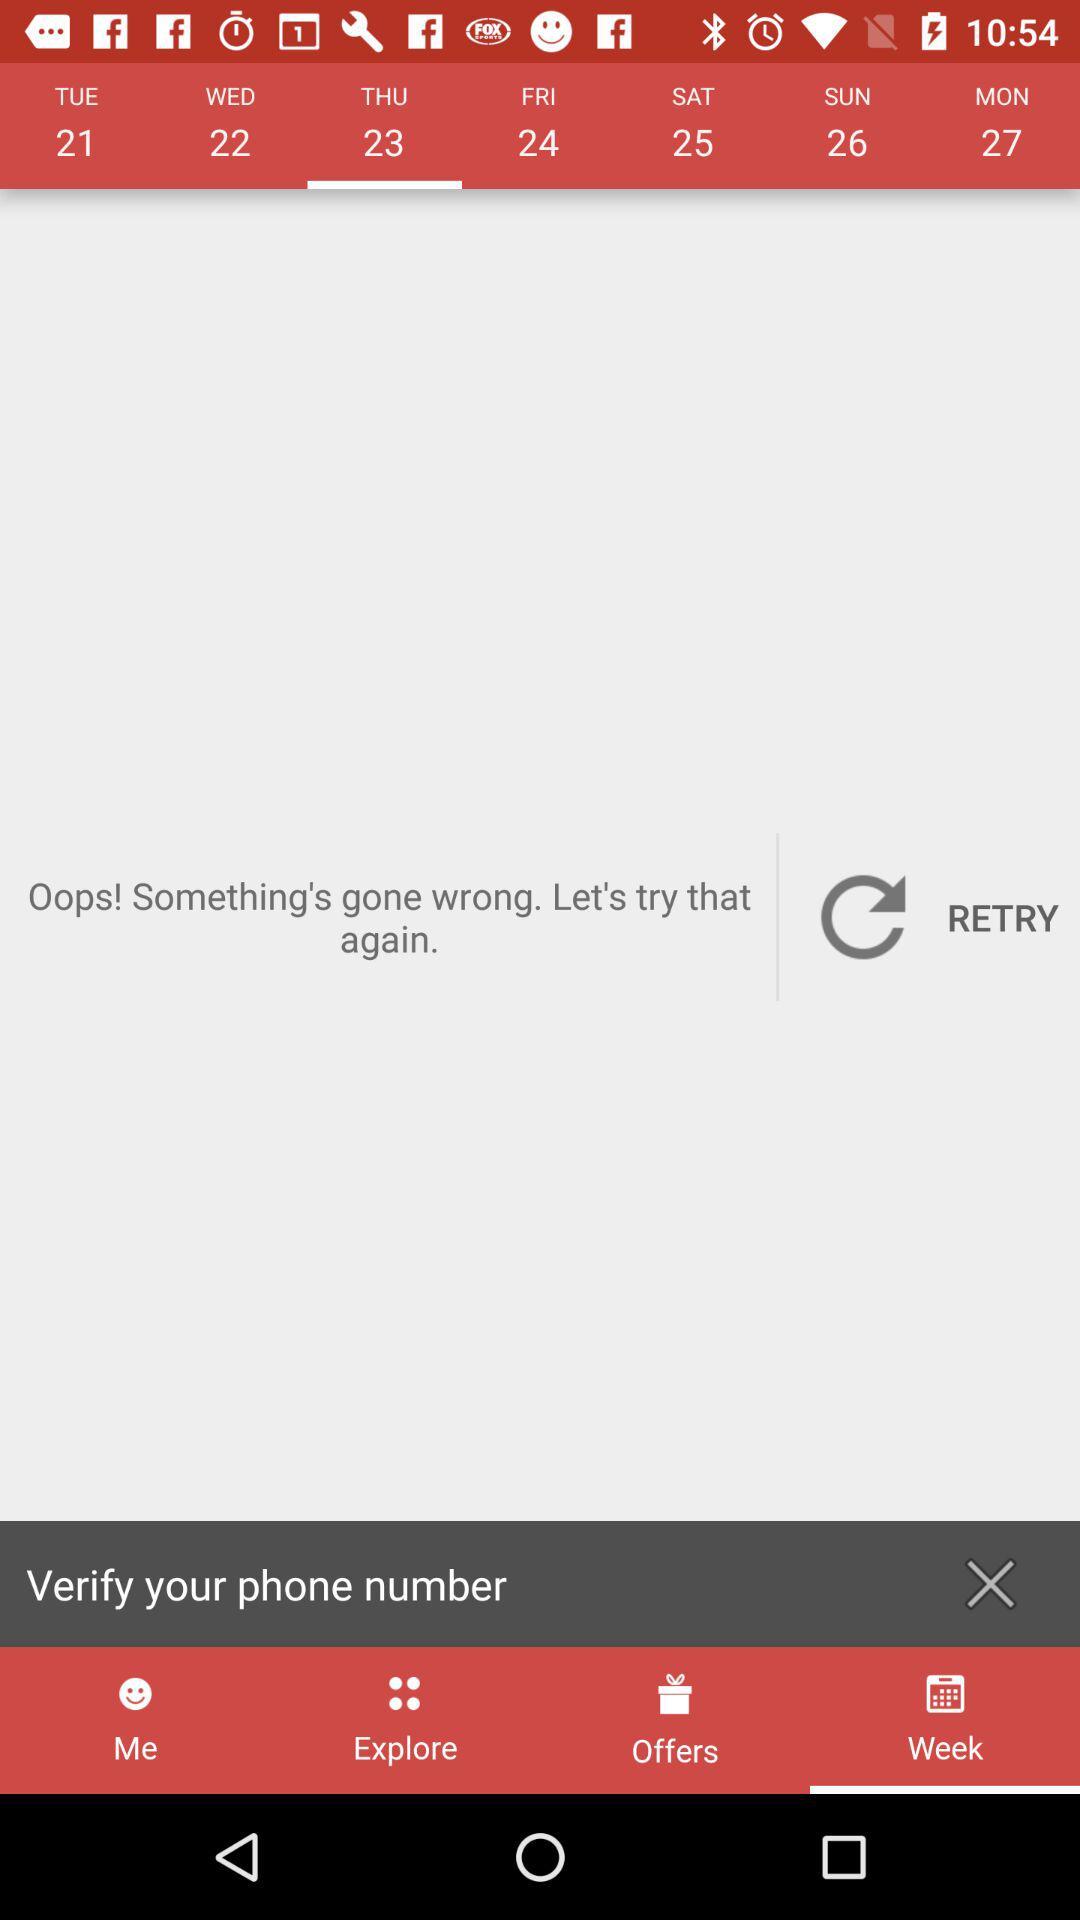 Image resolution: width=1080 pixels, height=1920 pixels. I want to click on the item to the right of me icon, so click(405, 1719).